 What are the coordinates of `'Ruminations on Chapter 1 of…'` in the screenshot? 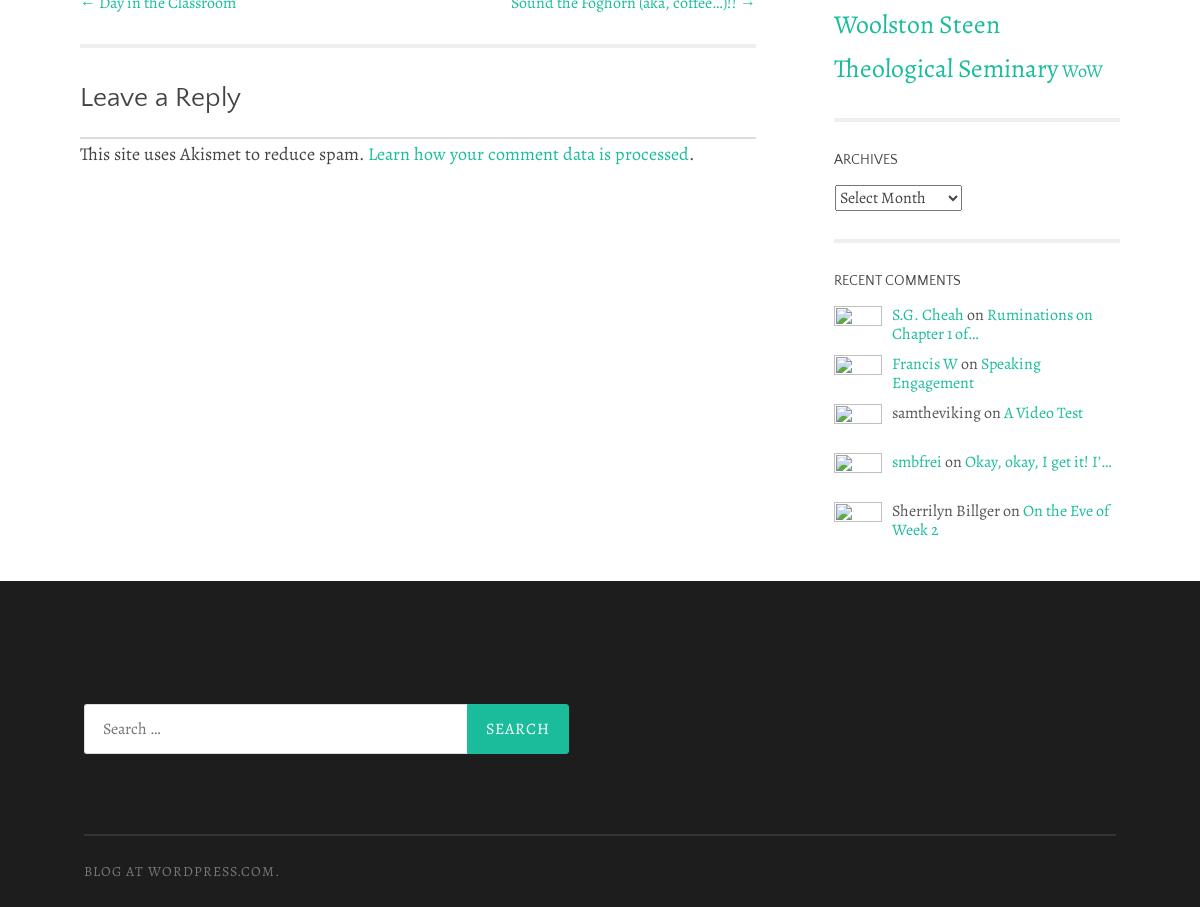 It's located at (992, 323).